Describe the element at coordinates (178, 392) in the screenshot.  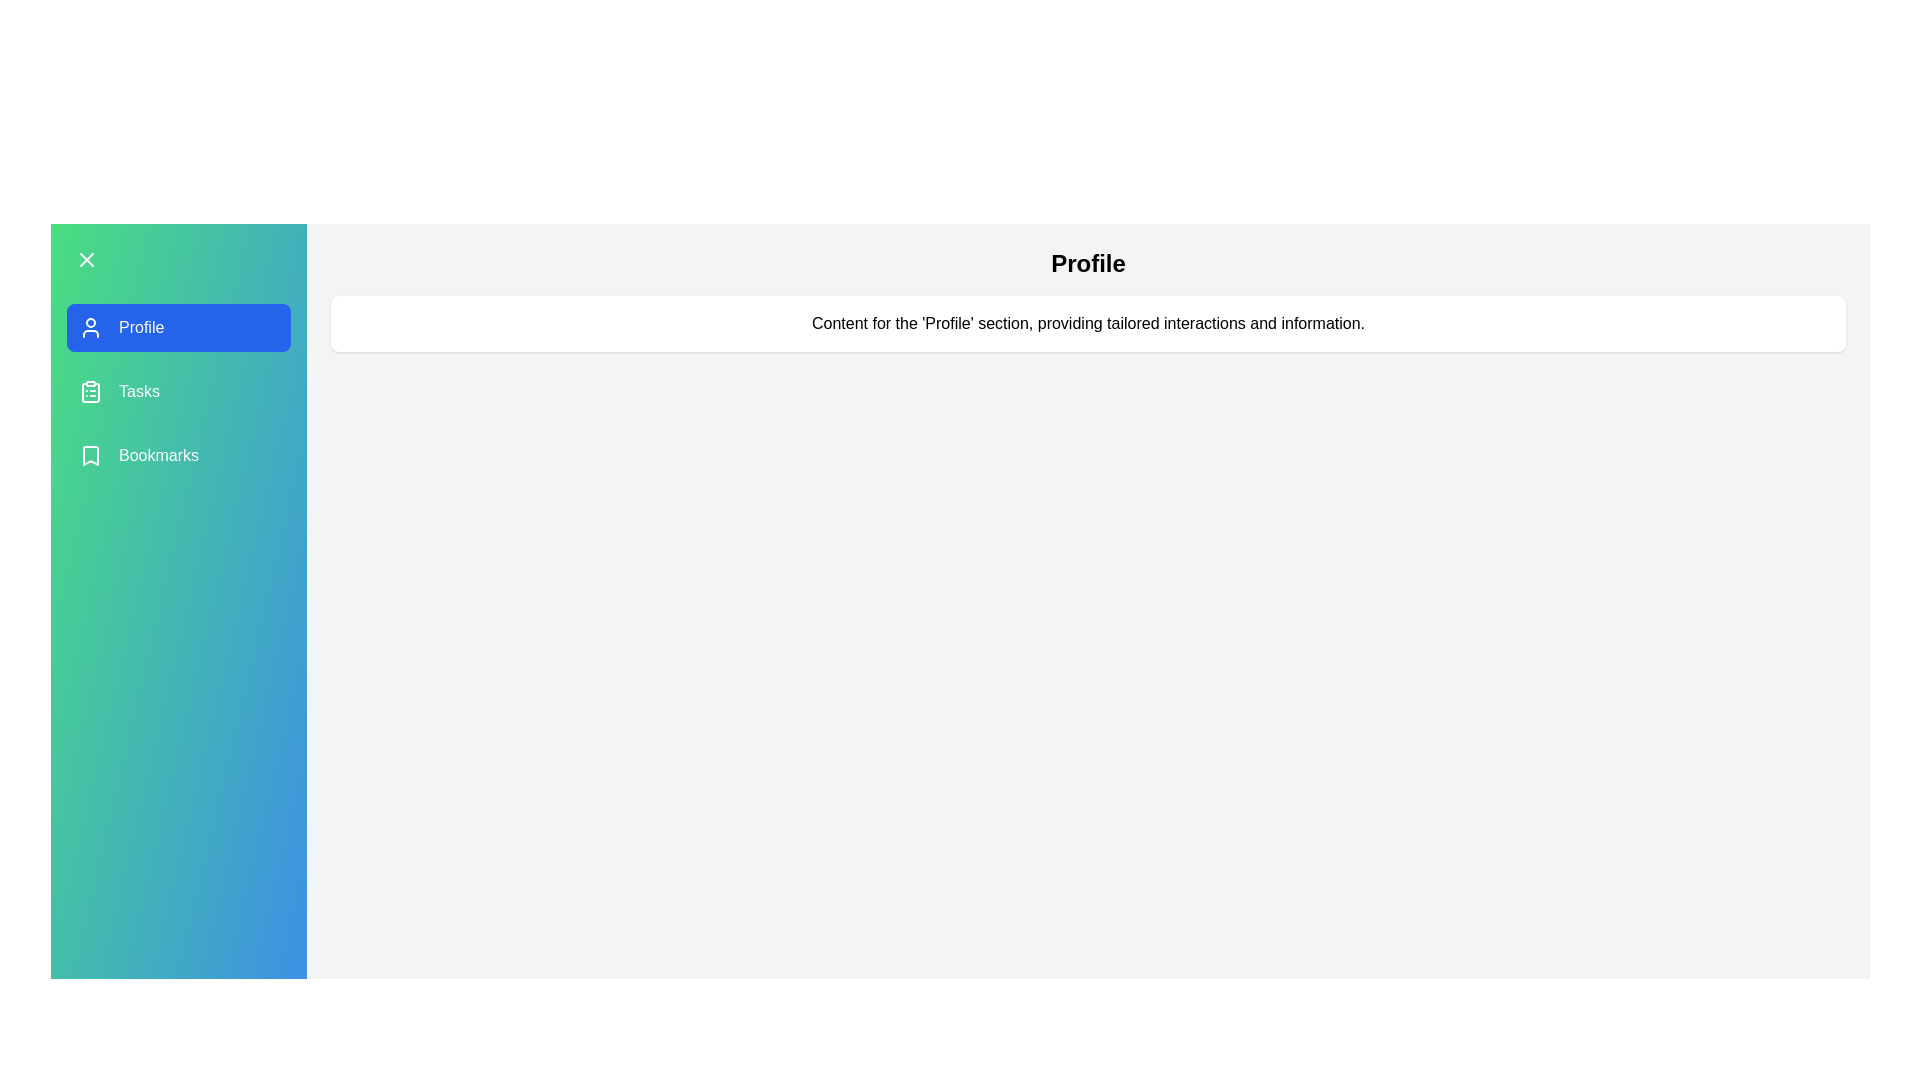
I see `the menu item Tasks to navigate to its section` at that location.